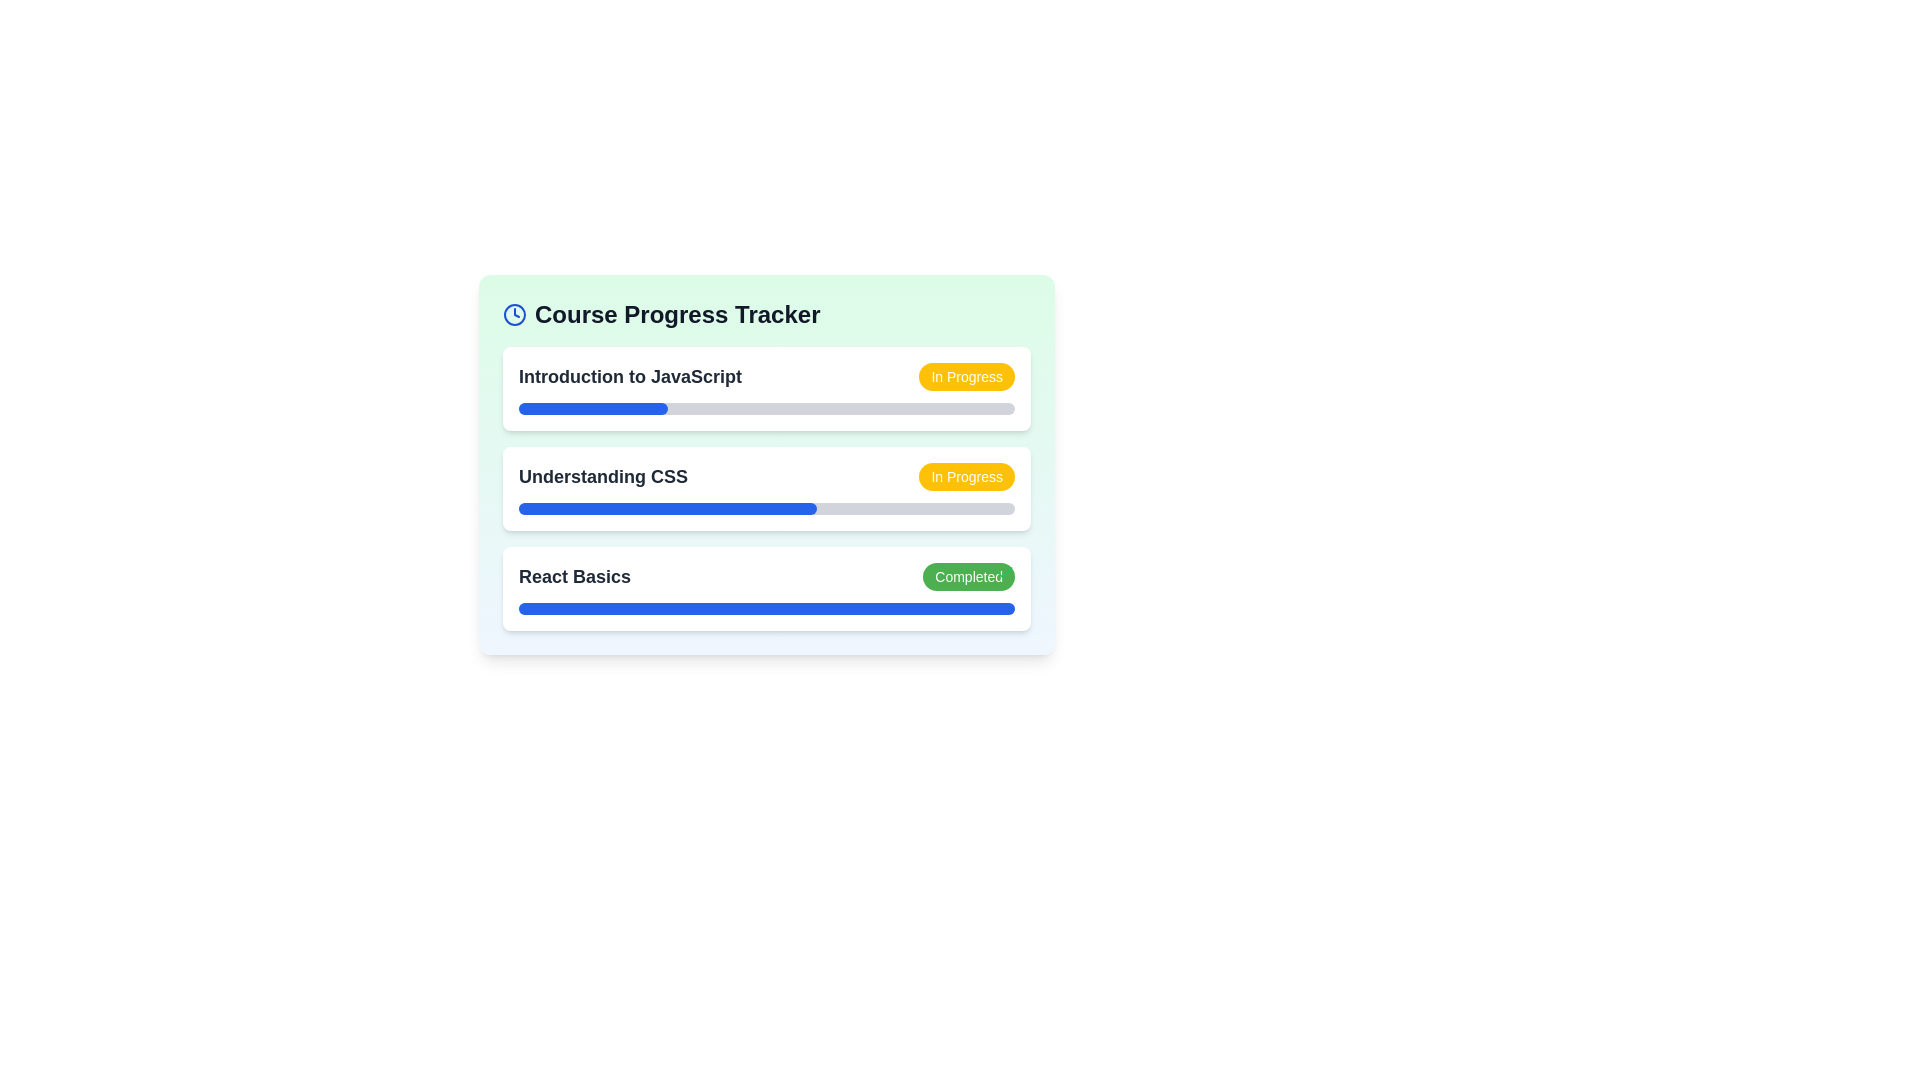 This screenshot has height=1080, width=1920. What do you see at coordinates (766, 477) in the screenshot?
I see `the Informational display element showing the course title 'Understanding CSS' and current status 'In Progress'` at bounding box center [766, 477].